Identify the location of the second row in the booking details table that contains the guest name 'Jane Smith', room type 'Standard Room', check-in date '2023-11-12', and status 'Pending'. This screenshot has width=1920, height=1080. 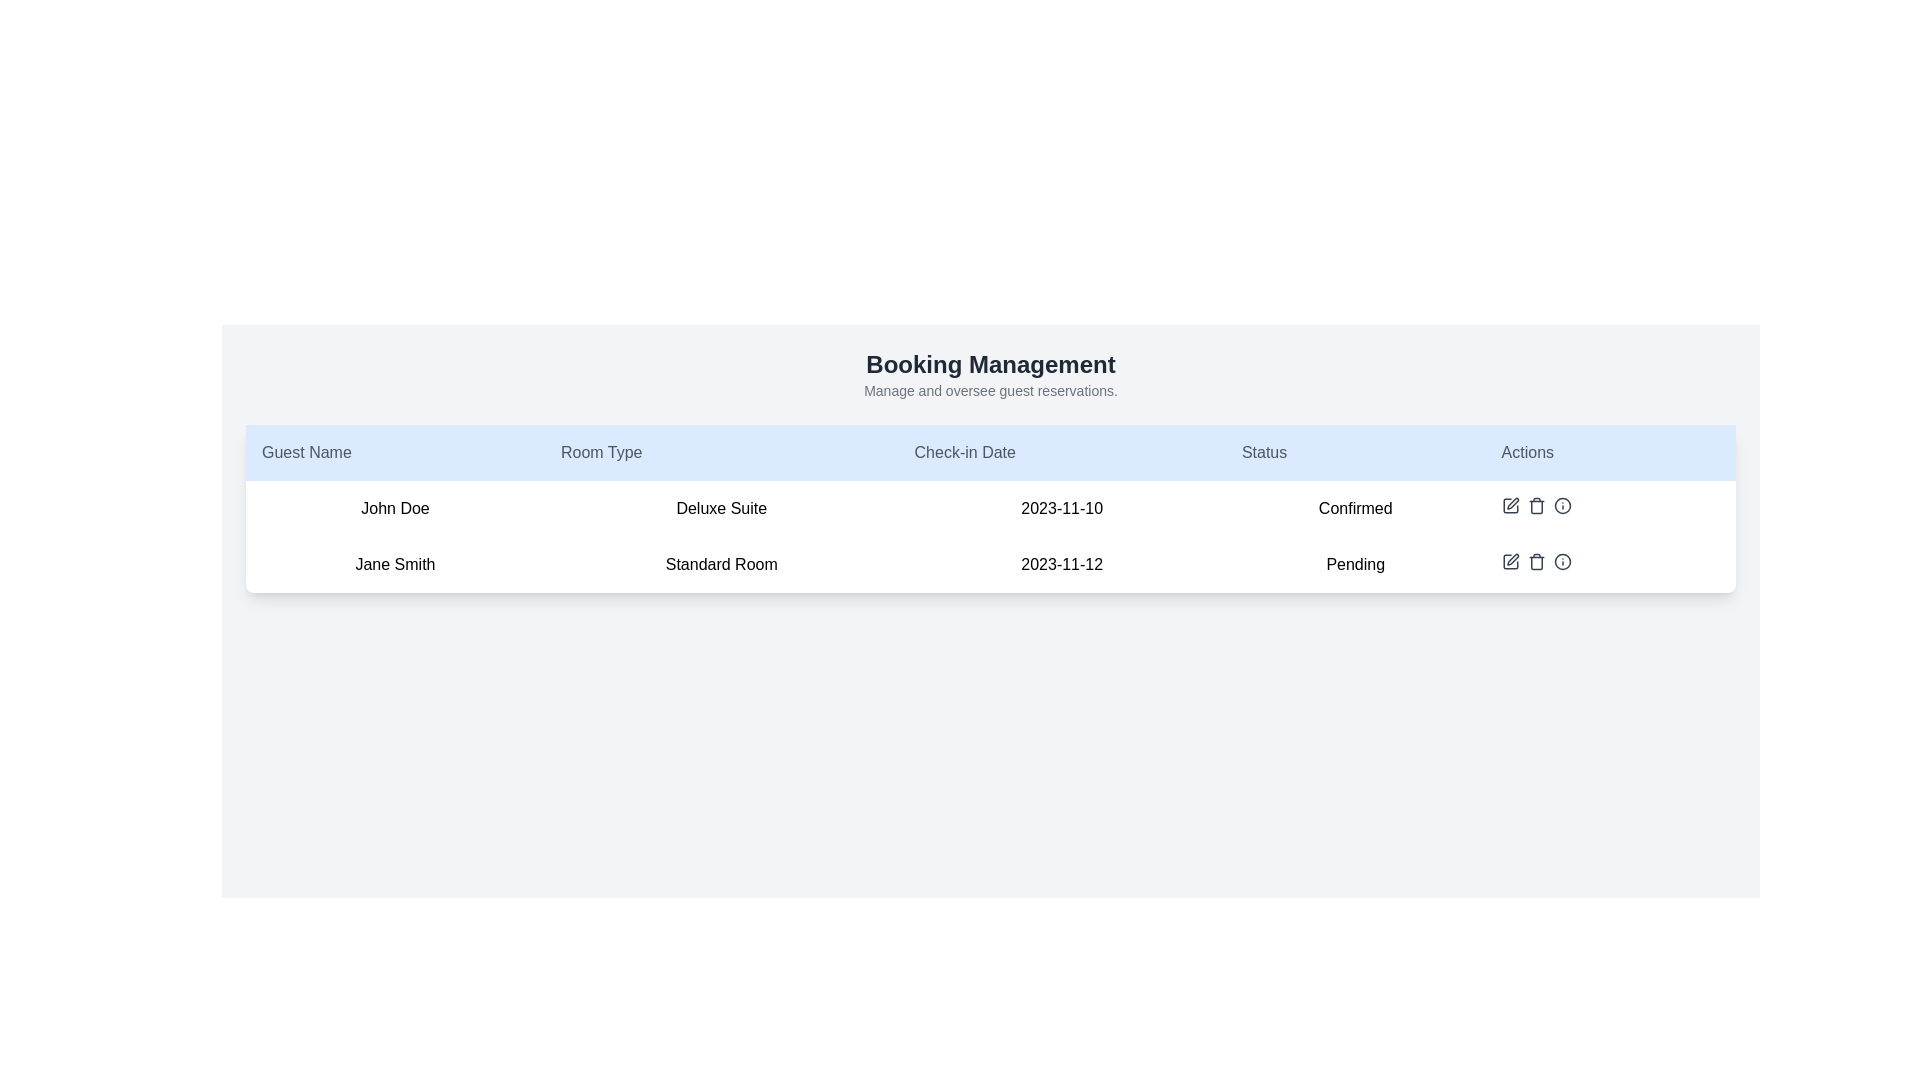
(990, 564).